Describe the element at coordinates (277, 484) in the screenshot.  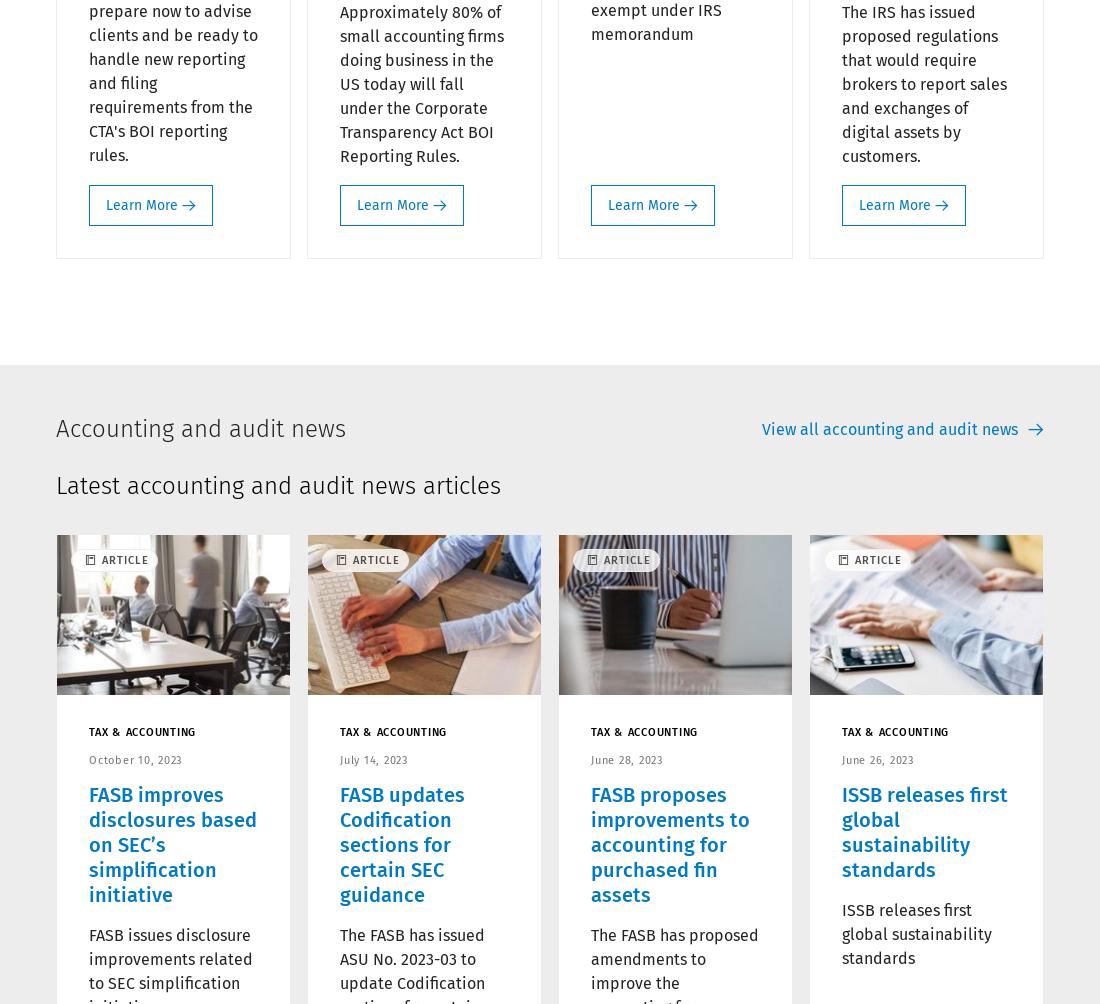
I see `'Latest accounting and audit news articles'` at that location.